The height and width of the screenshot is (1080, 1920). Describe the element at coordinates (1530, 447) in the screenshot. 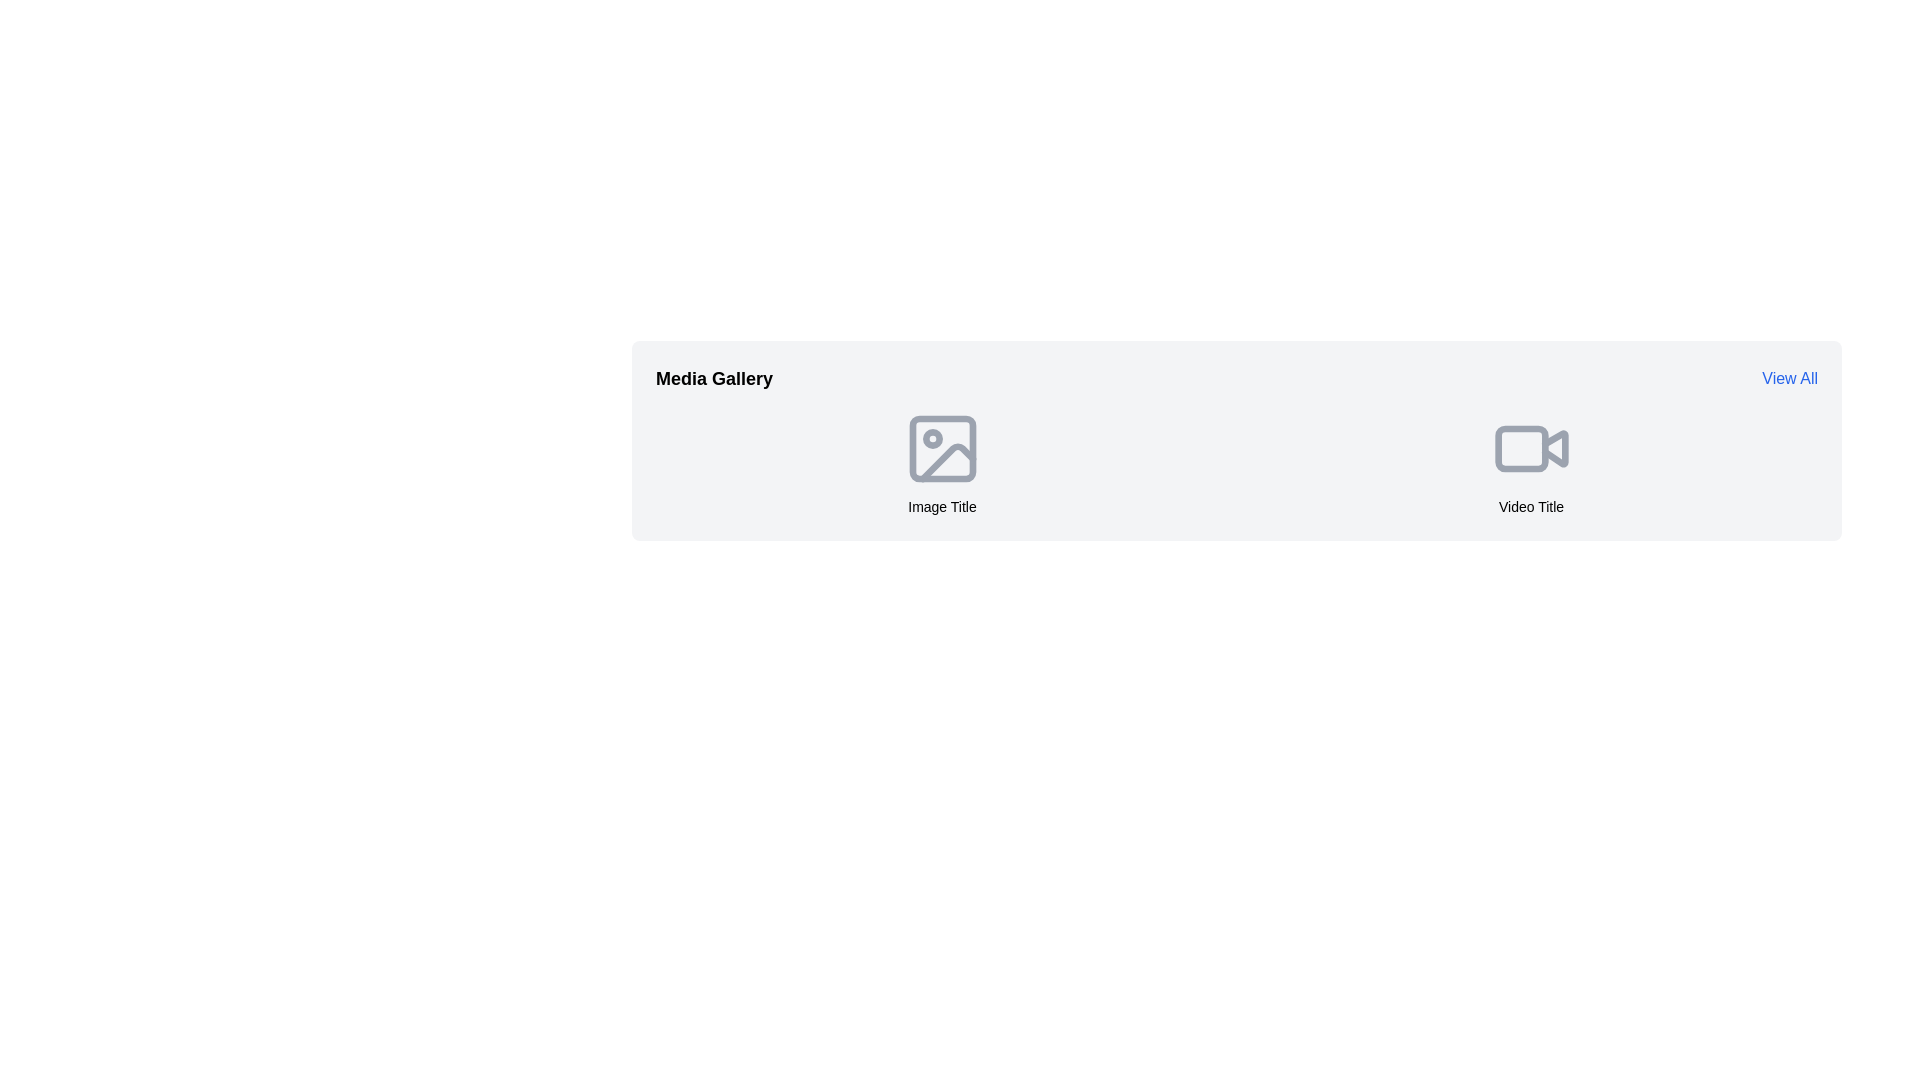

I see `the video camera icon, which is a modern line-art design in gray color, located in the media gallery layout, right of the 'Image Title' icon and above the 'Video Title' label` at that location.